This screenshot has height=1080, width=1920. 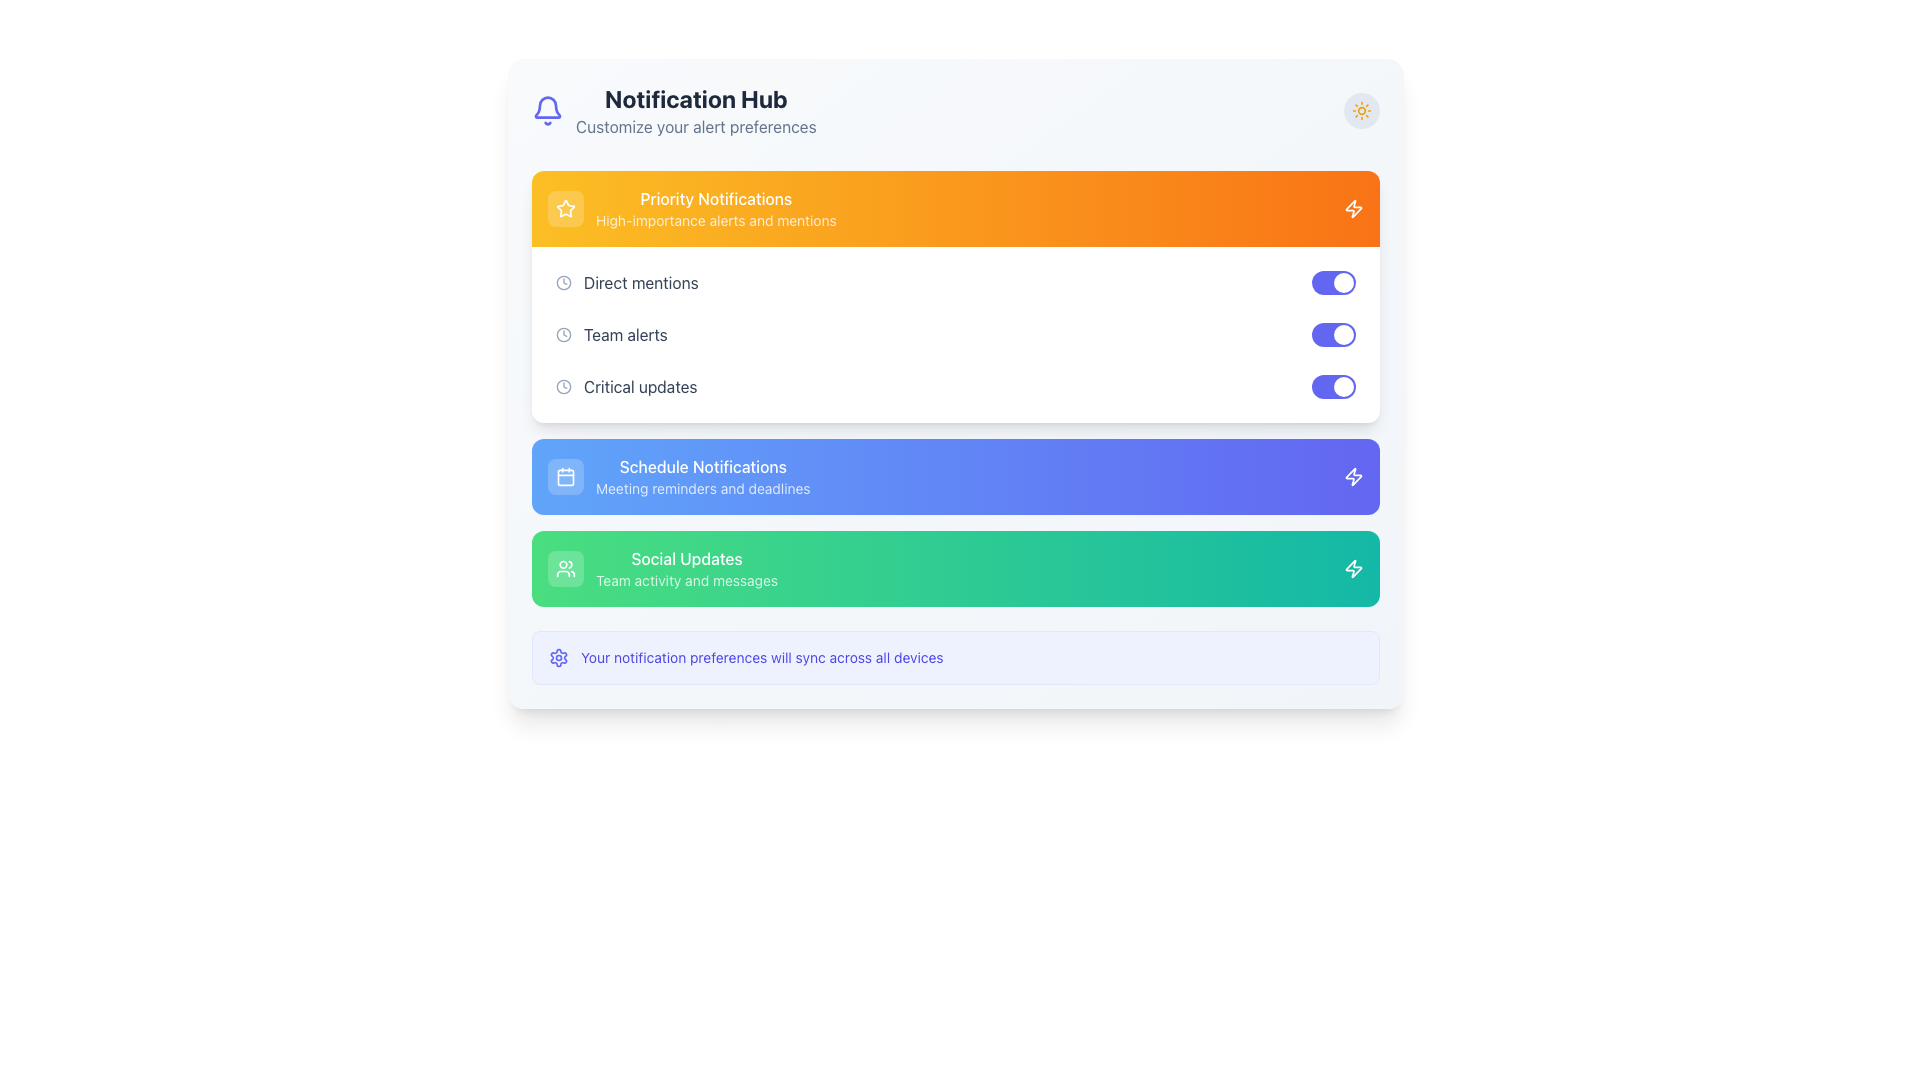 What do you see at coordinates (686, 581) in the screenshot?
I see `the Text Label that displays 'Team activity and messages', which is styled in white with reduced opacity and situated below the 'Social Updates' heading` at bounding box center [686, 581].